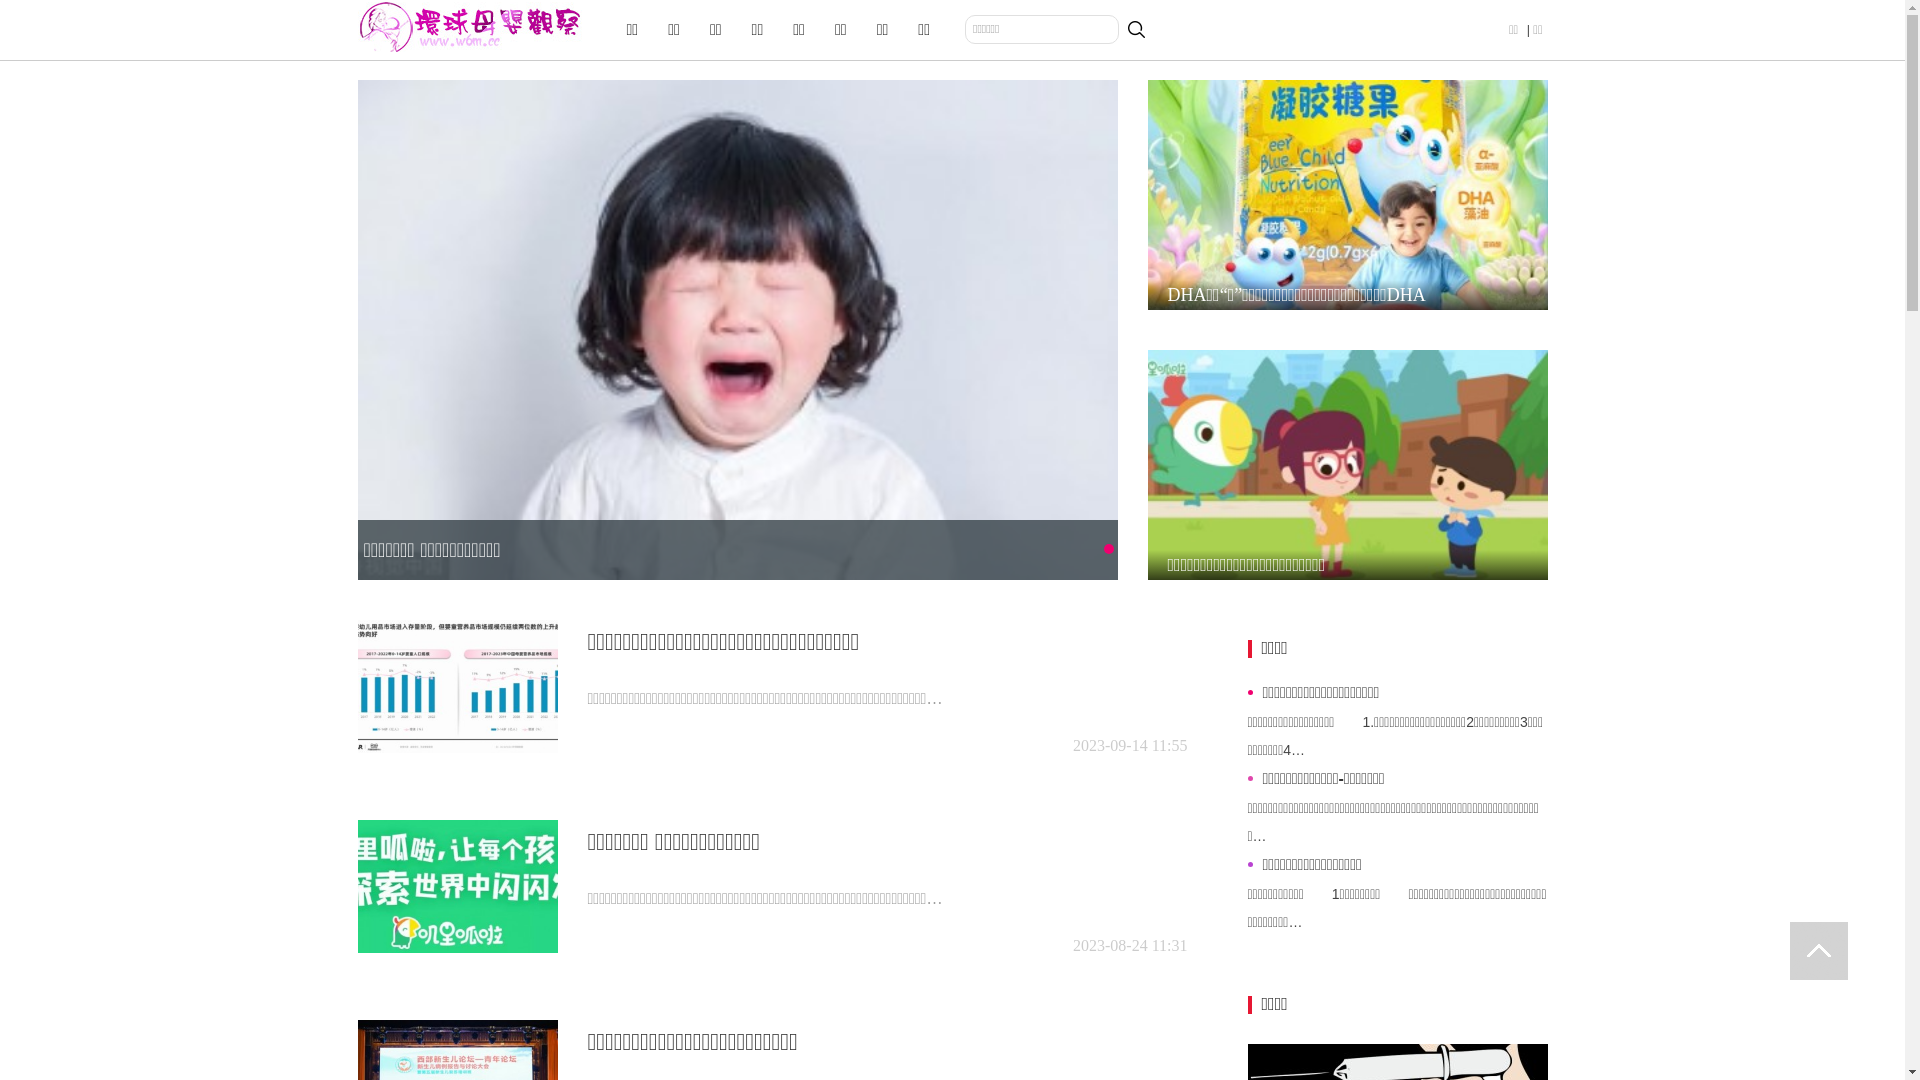  I want to click on '2023-08-24 11:31', so click(1130, 945).